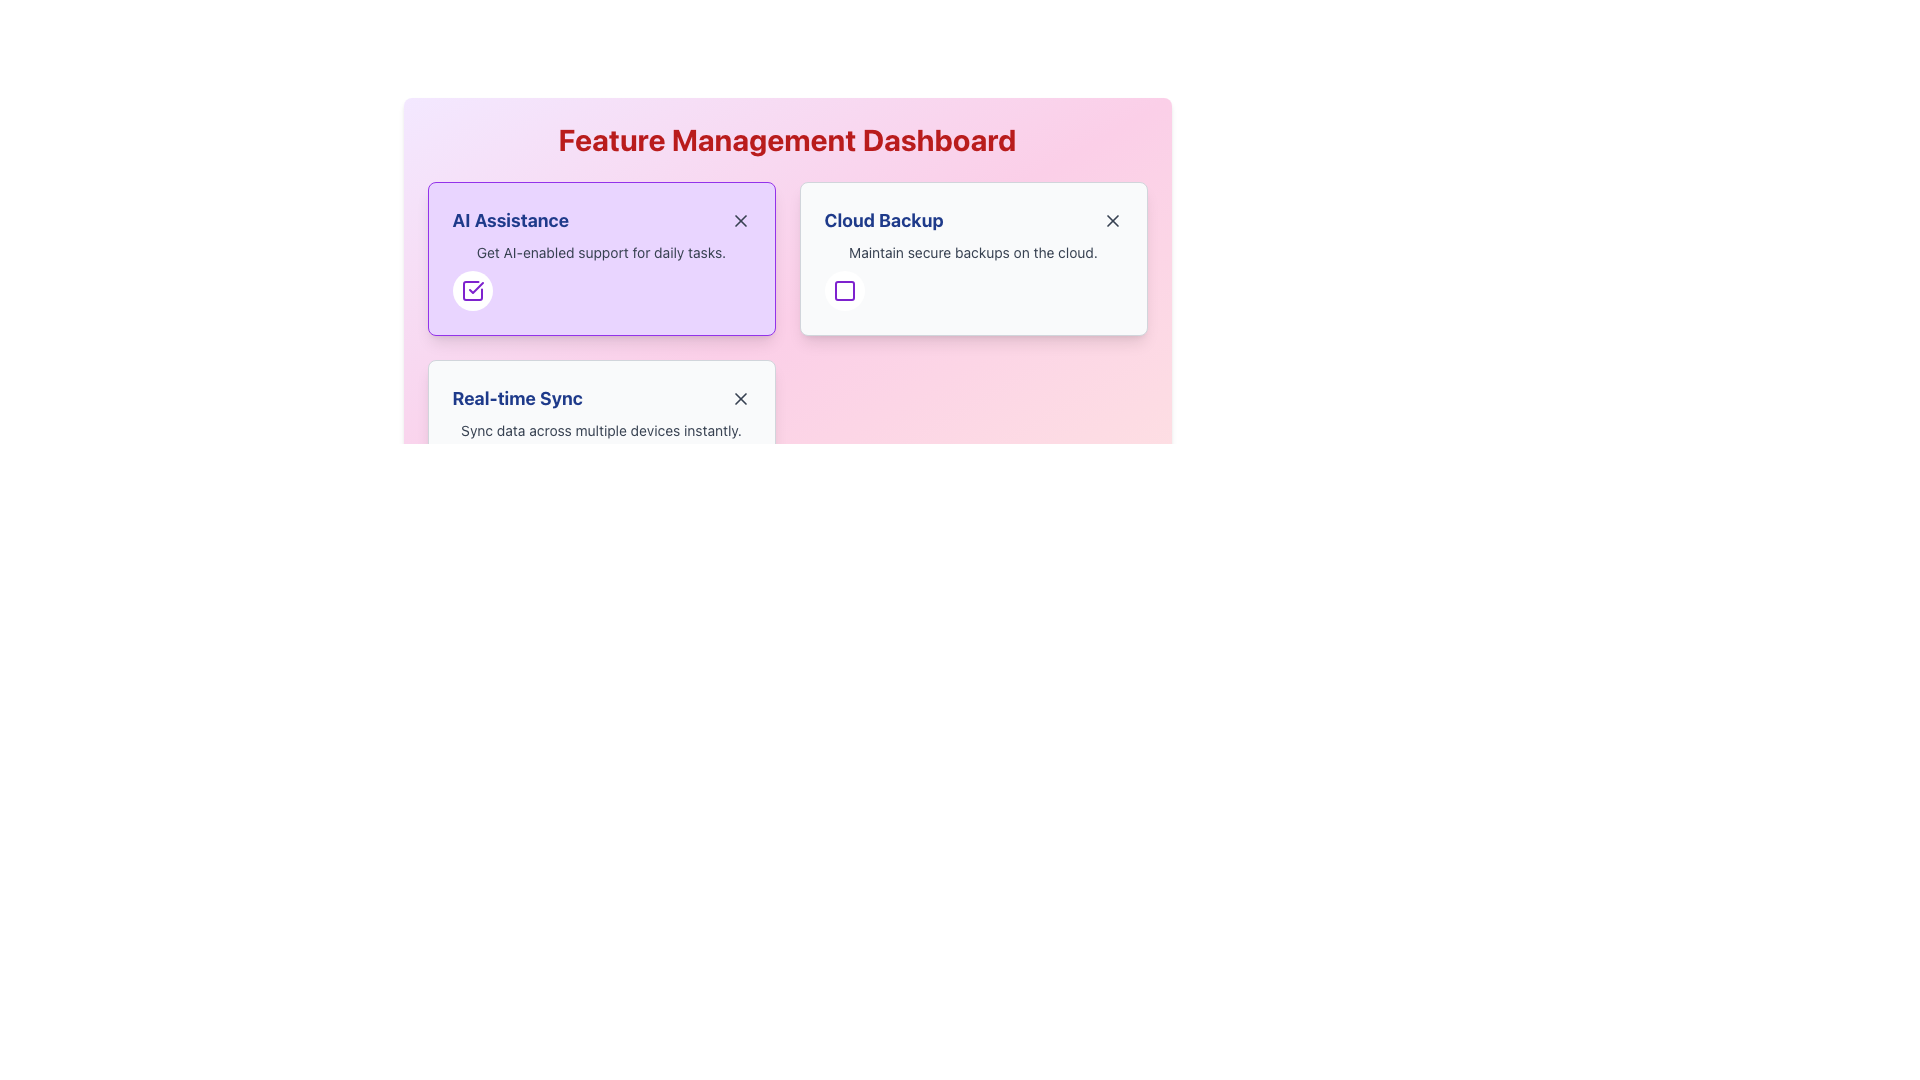  Describe the element at coordinates (471, 469) in the screenshot. I see `the Interactive Icon Component located in the bottom-left corner of the 'Feature Management Dashboard'` at that location.